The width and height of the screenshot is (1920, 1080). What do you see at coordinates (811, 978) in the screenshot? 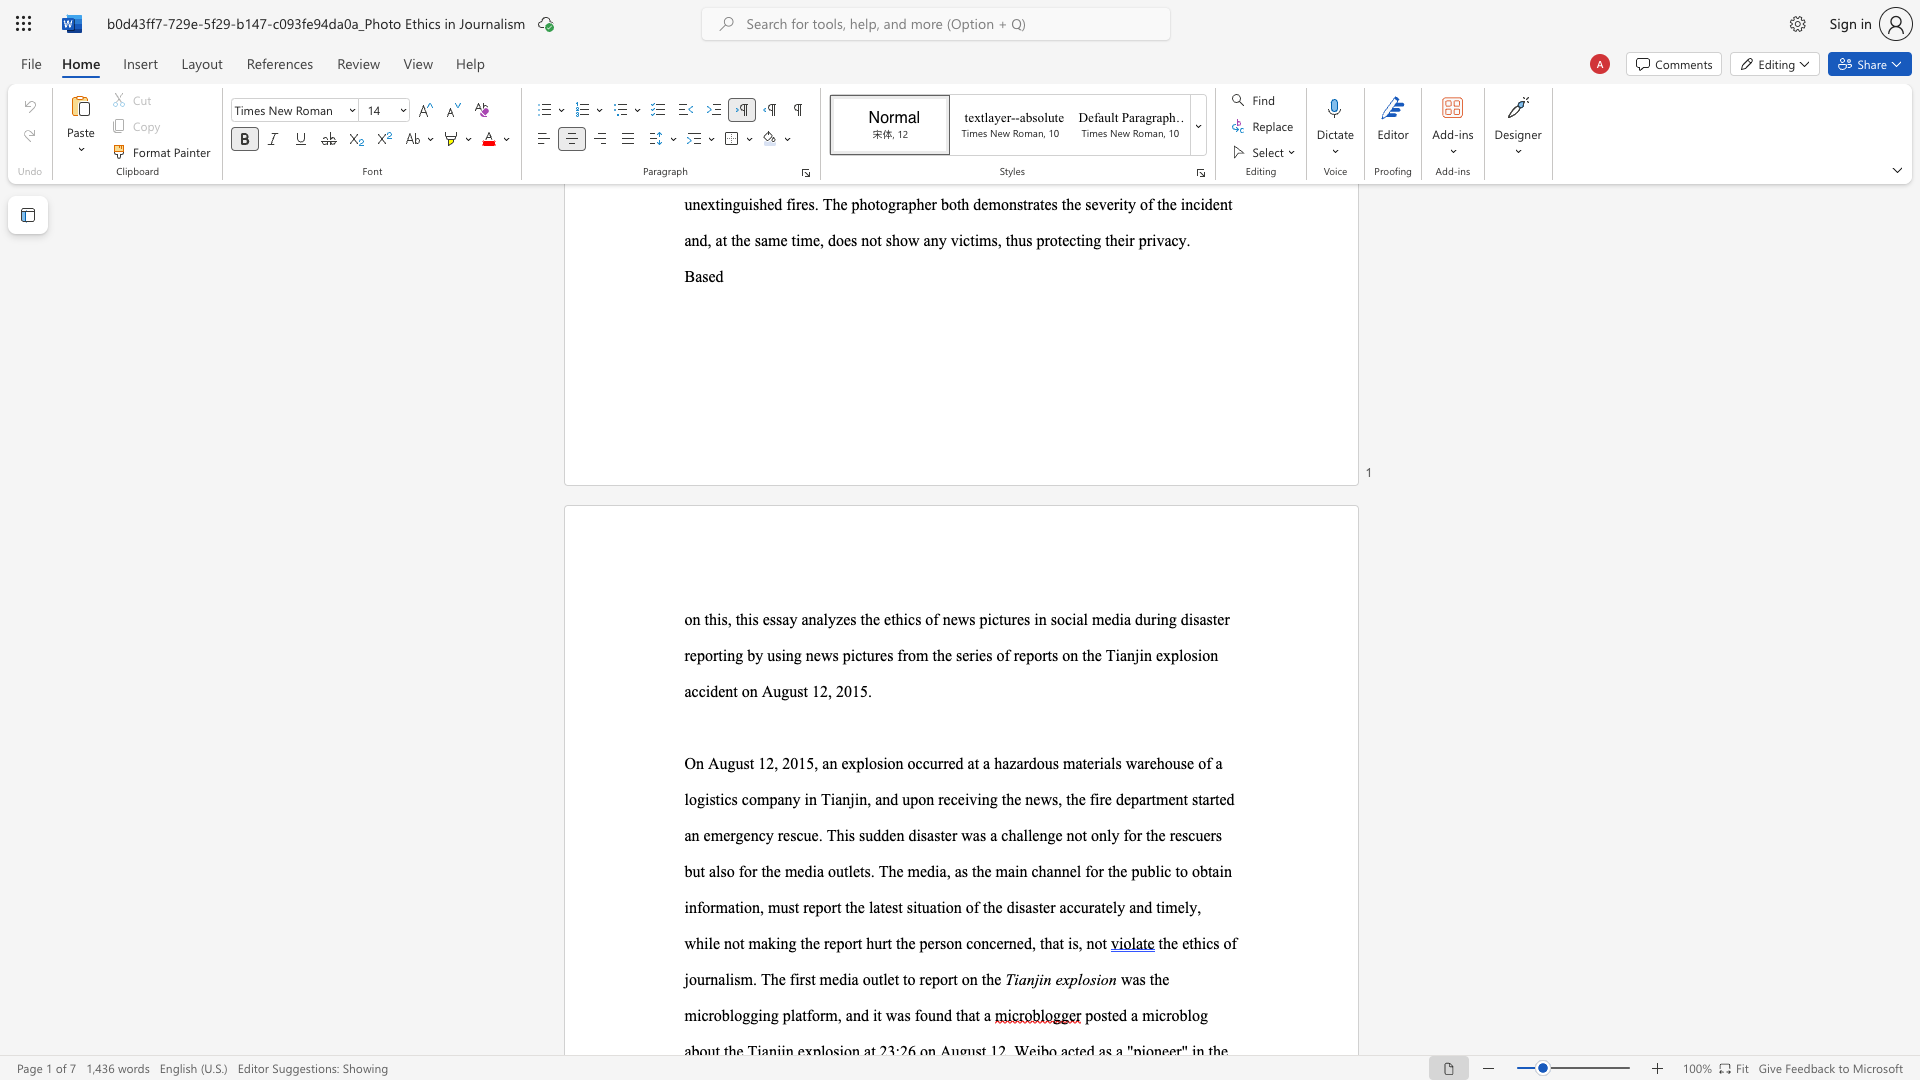
I see `the subset text "t media outlet to report on" within the text "the ethics of journalism. The first media outlet to report on the"` at bounding box center [811, 978].